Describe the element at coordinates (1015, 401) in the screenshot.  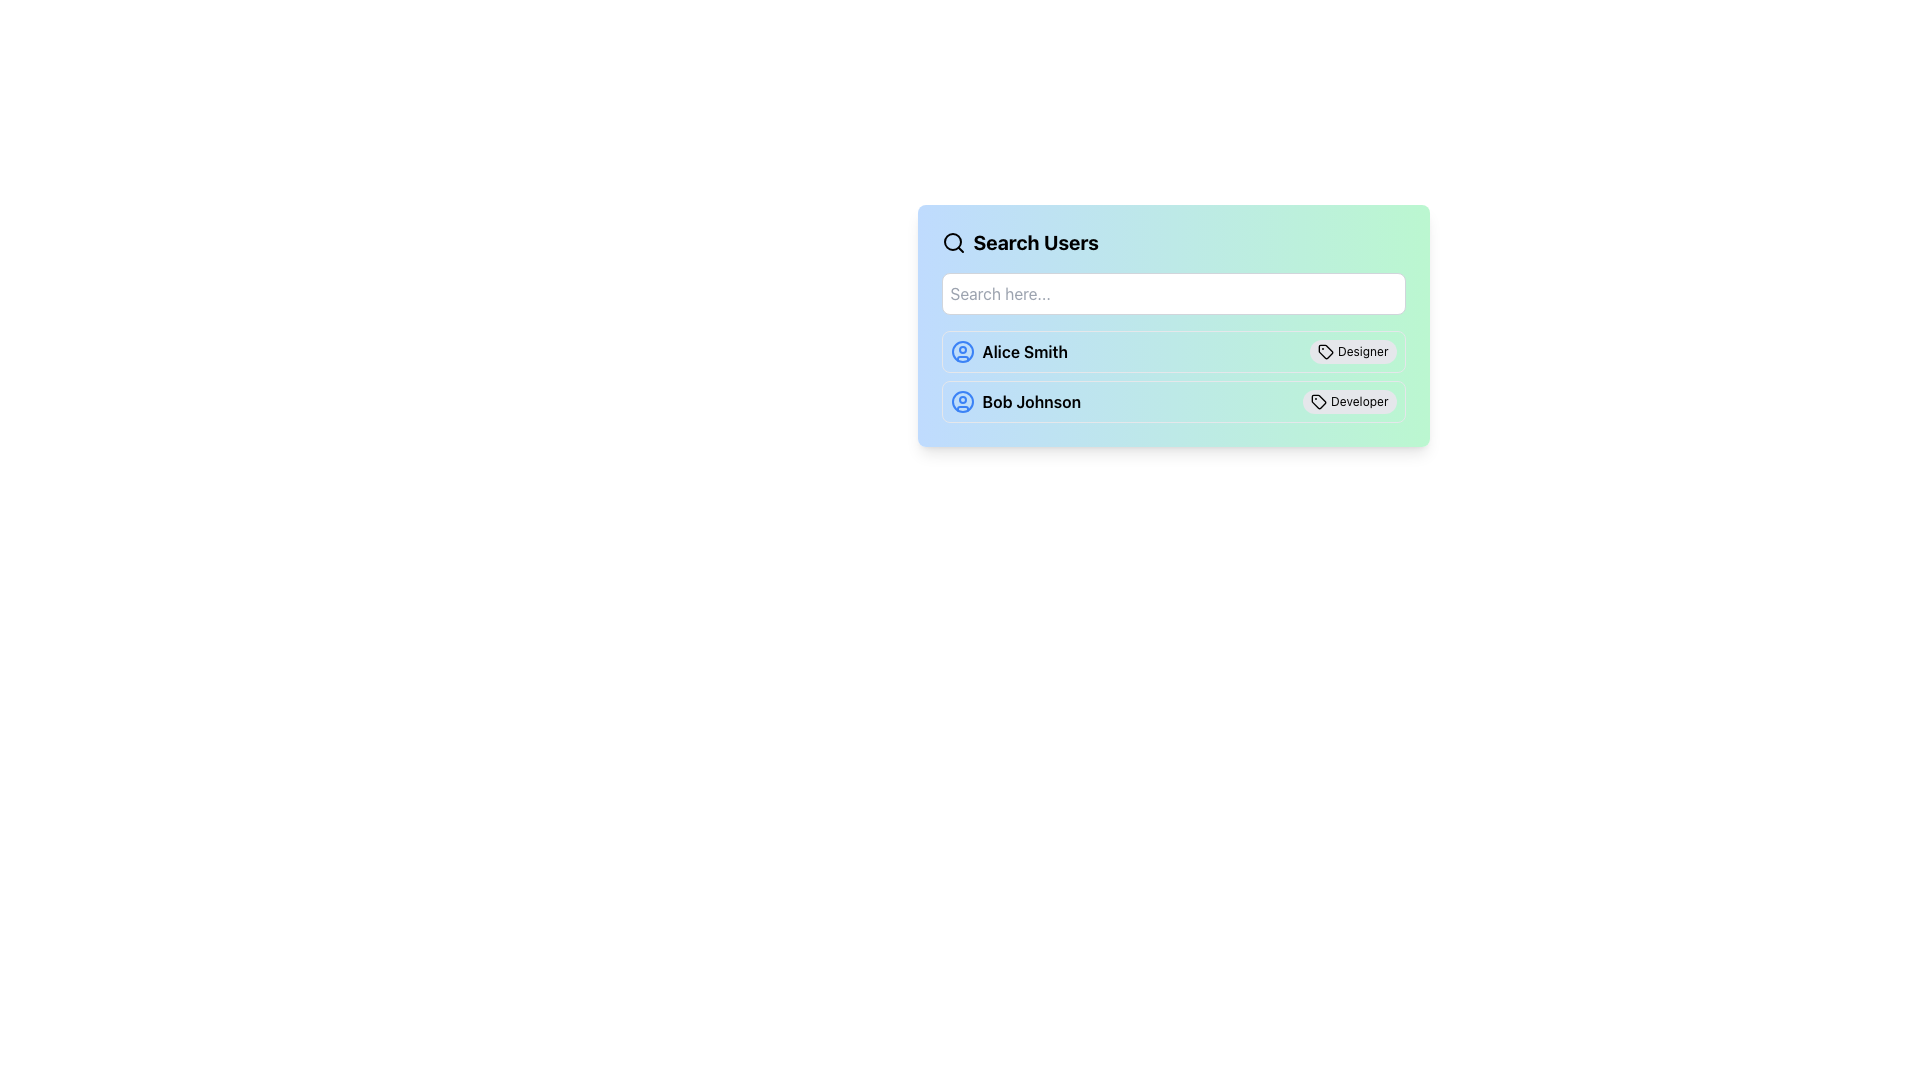
I see `the Text with Icon element that identifies the user in the second entry of the user listing section, located beneath 'Alice Smith' and aligned on the left` at that location.